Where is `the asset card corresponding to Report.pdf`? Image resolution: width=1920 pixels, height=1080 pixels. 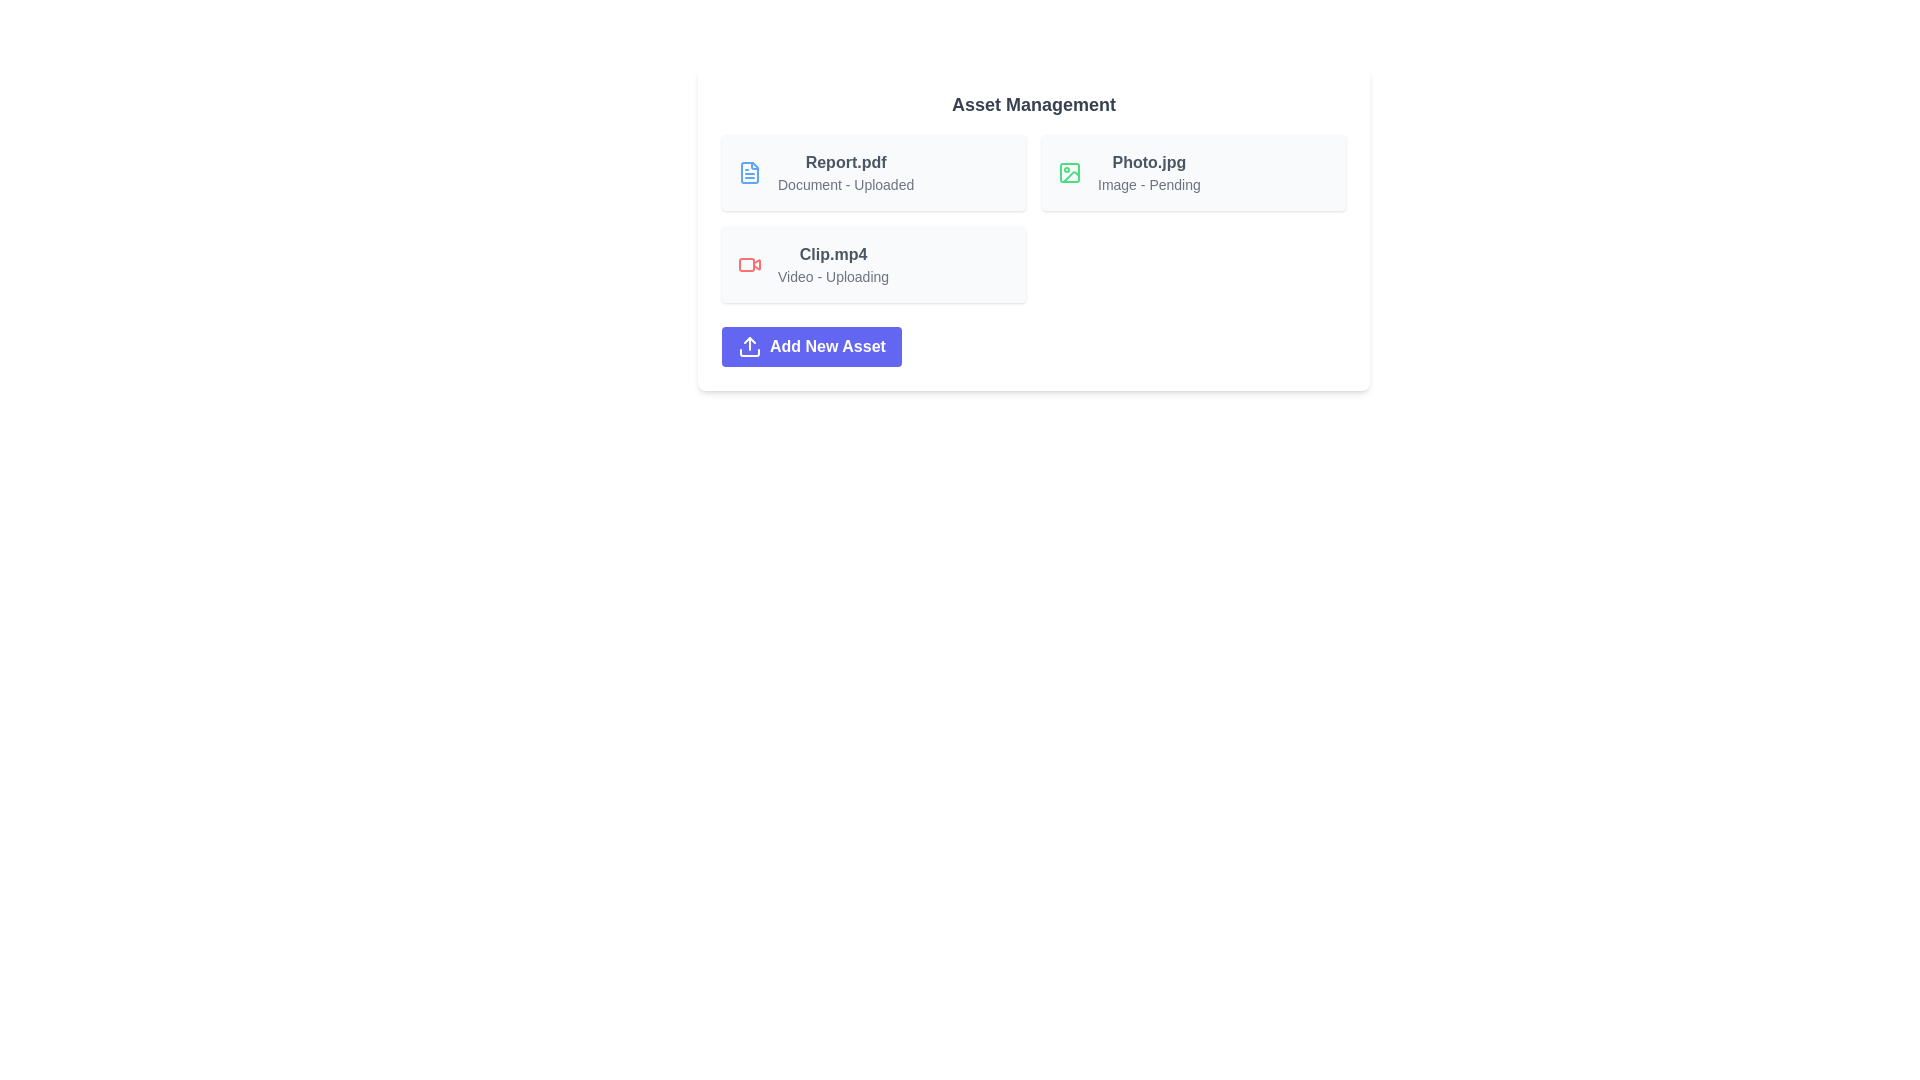 the asset card corresponding to Report.pdf is located at coordinates (873, 172).